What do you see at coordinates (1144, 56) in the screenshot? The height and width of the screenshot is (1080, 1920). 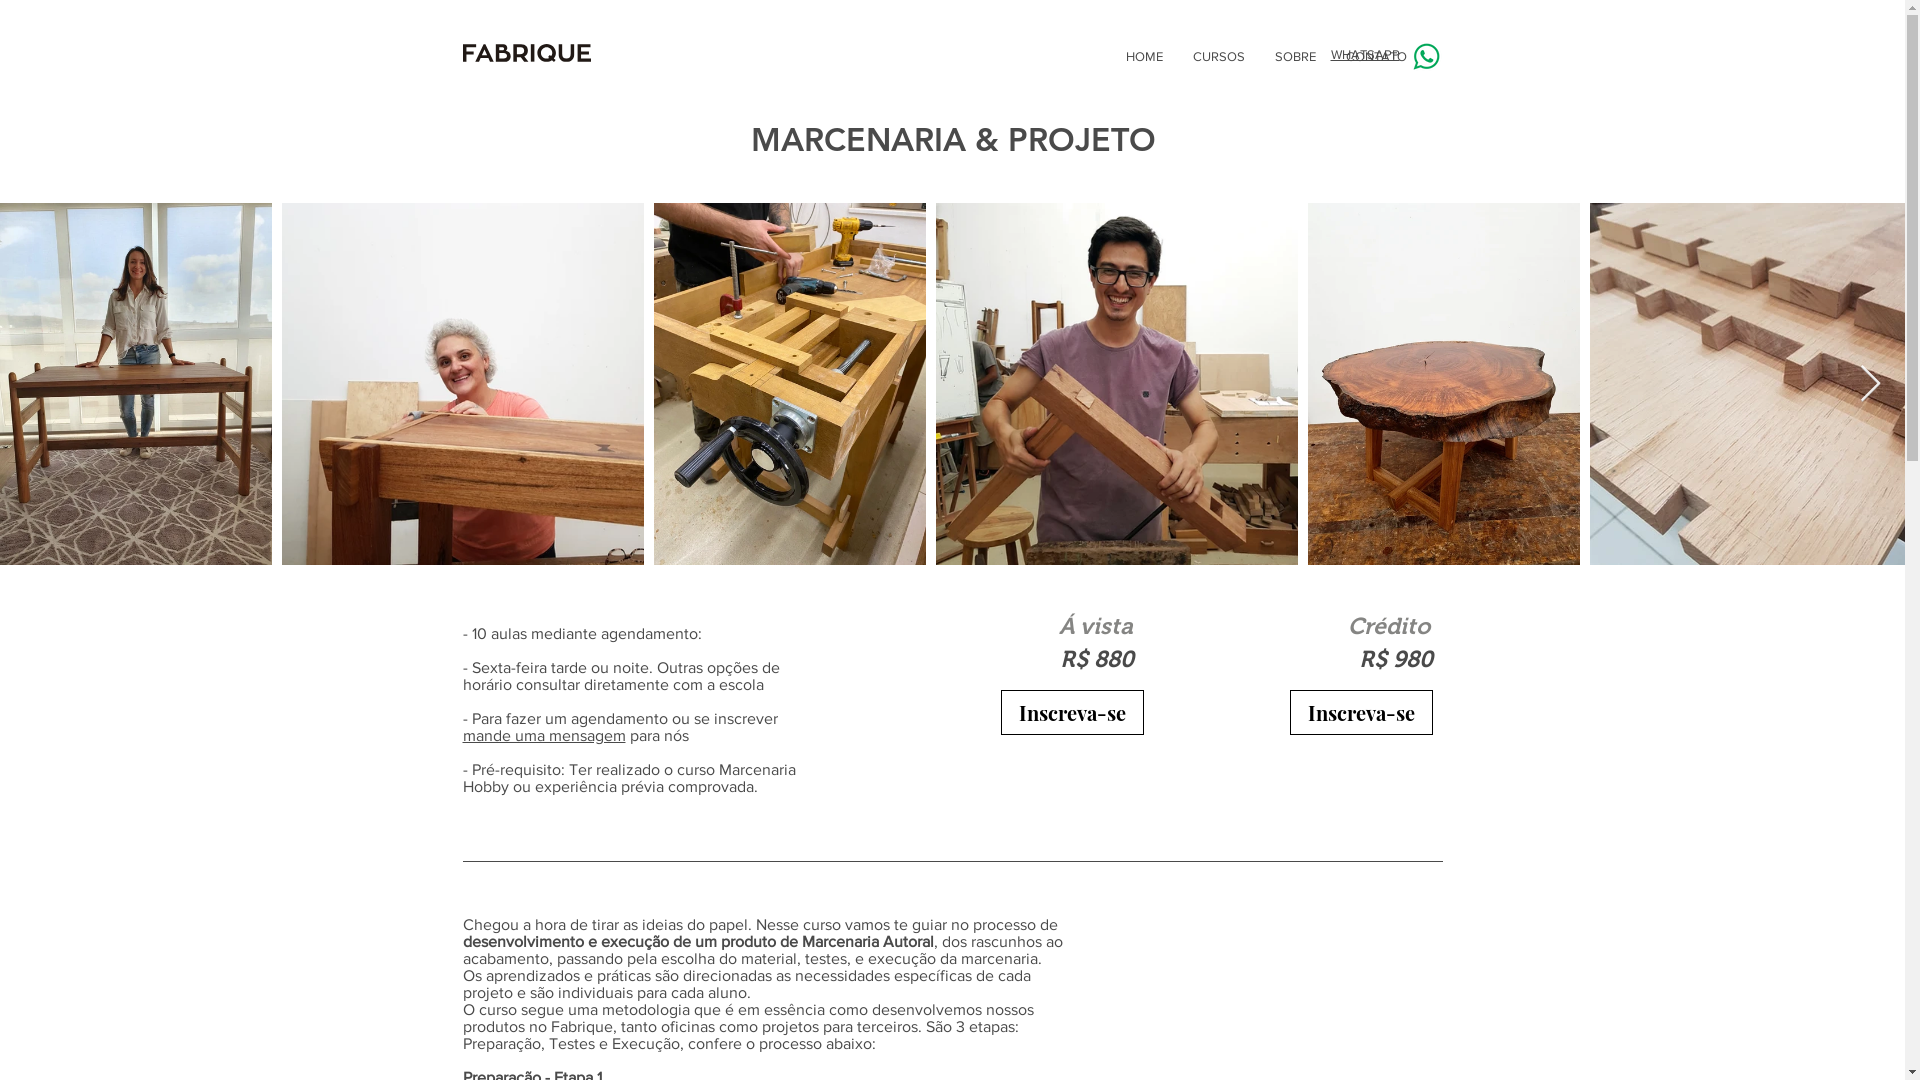 I see `'HOME'` at bounding box center [1144, 56].